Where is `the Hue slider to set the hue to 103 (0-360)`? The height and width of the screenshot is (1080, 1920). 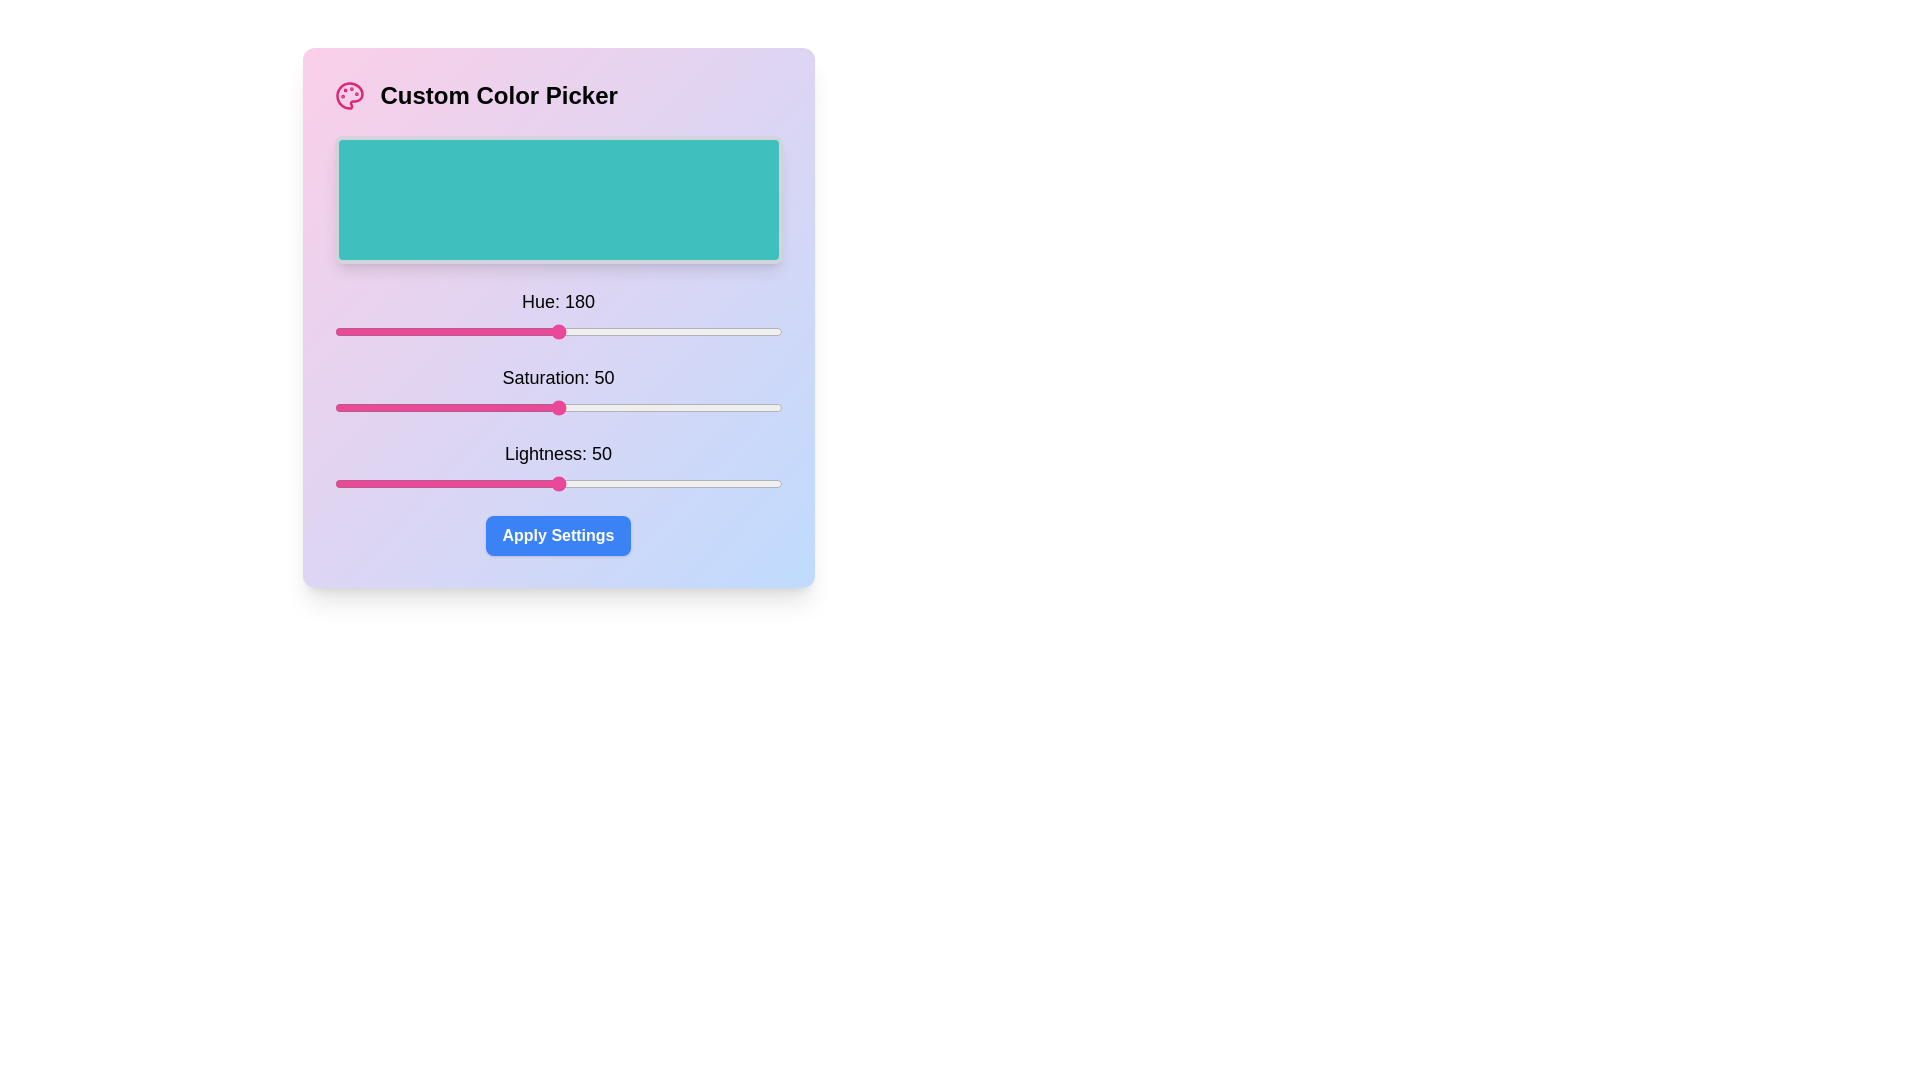 the Hue slider to set the hue to 103 (0-360) is located at coordinates (461, 330).